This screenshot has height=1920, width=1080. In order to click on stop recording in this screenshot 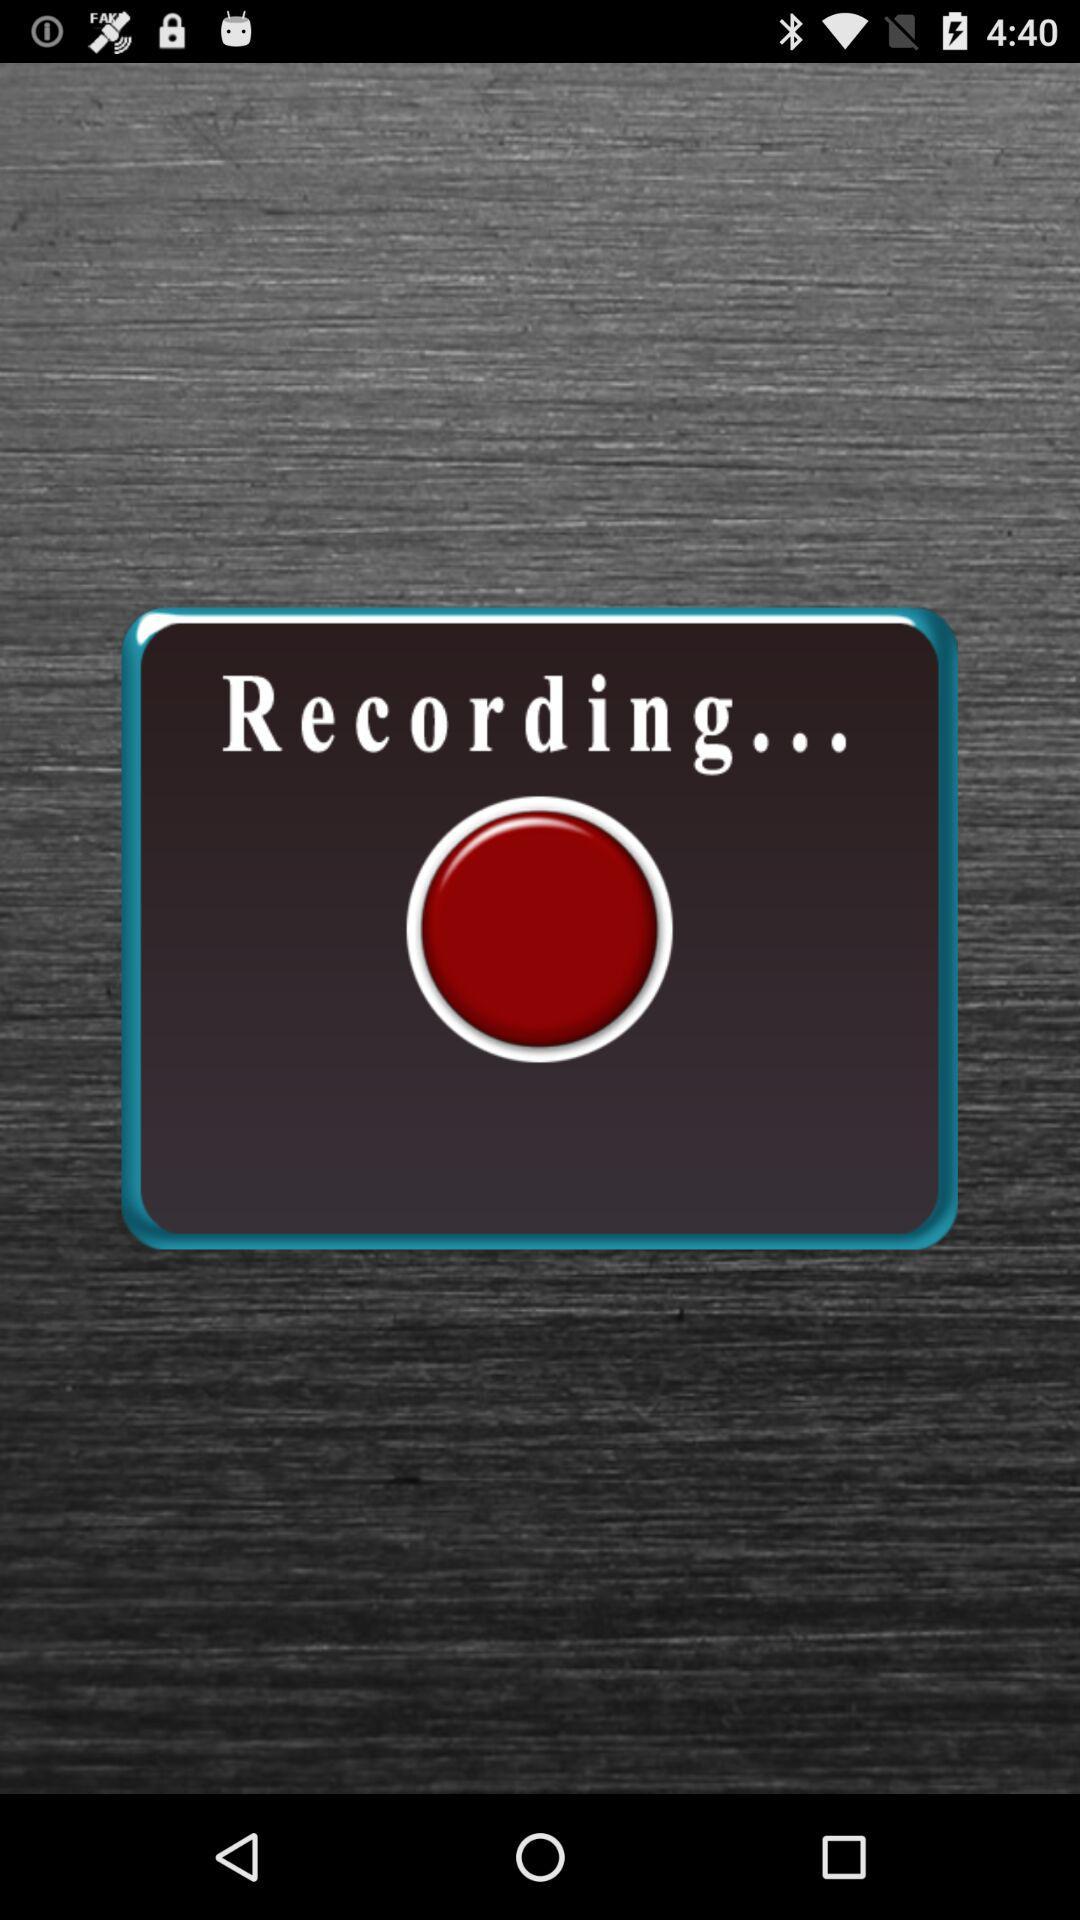, I will do `click(538, 927)`.